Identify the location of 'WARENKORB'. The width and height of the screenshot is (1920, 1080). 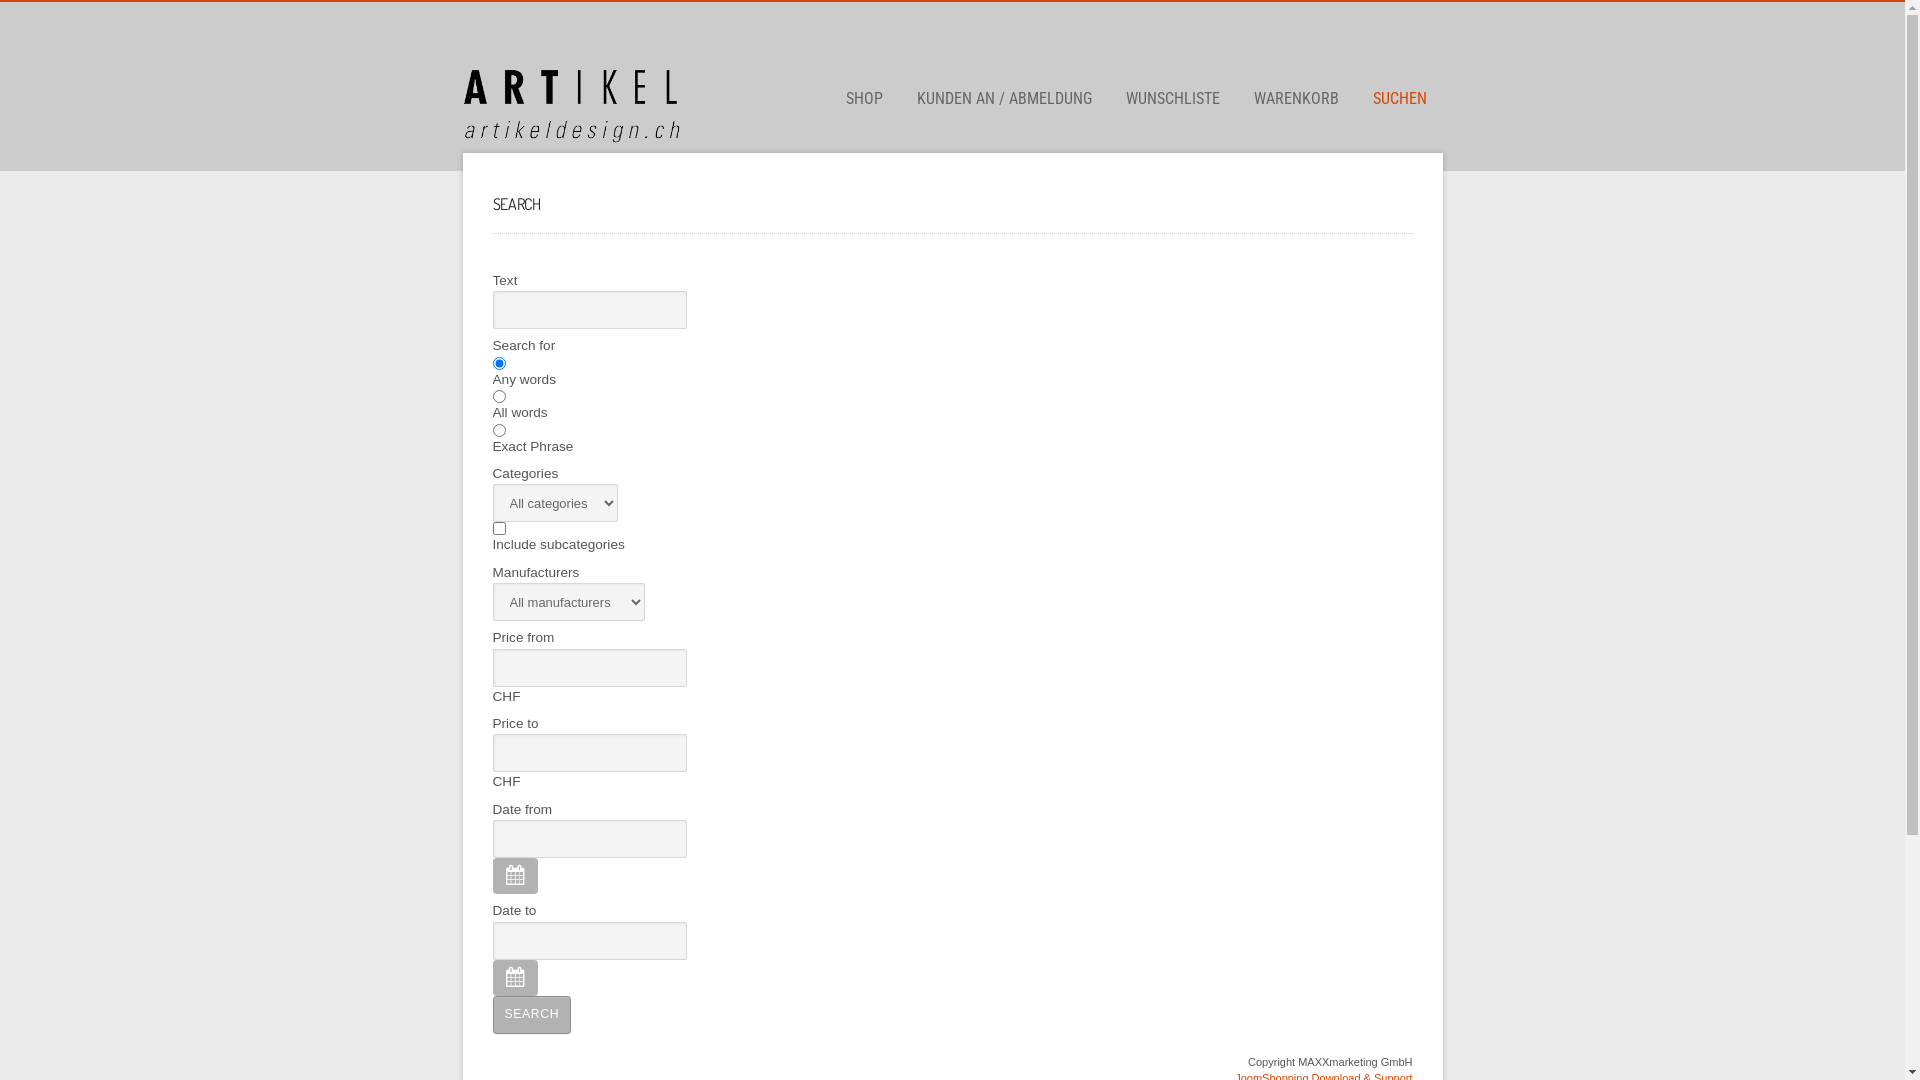
(1296, 99).